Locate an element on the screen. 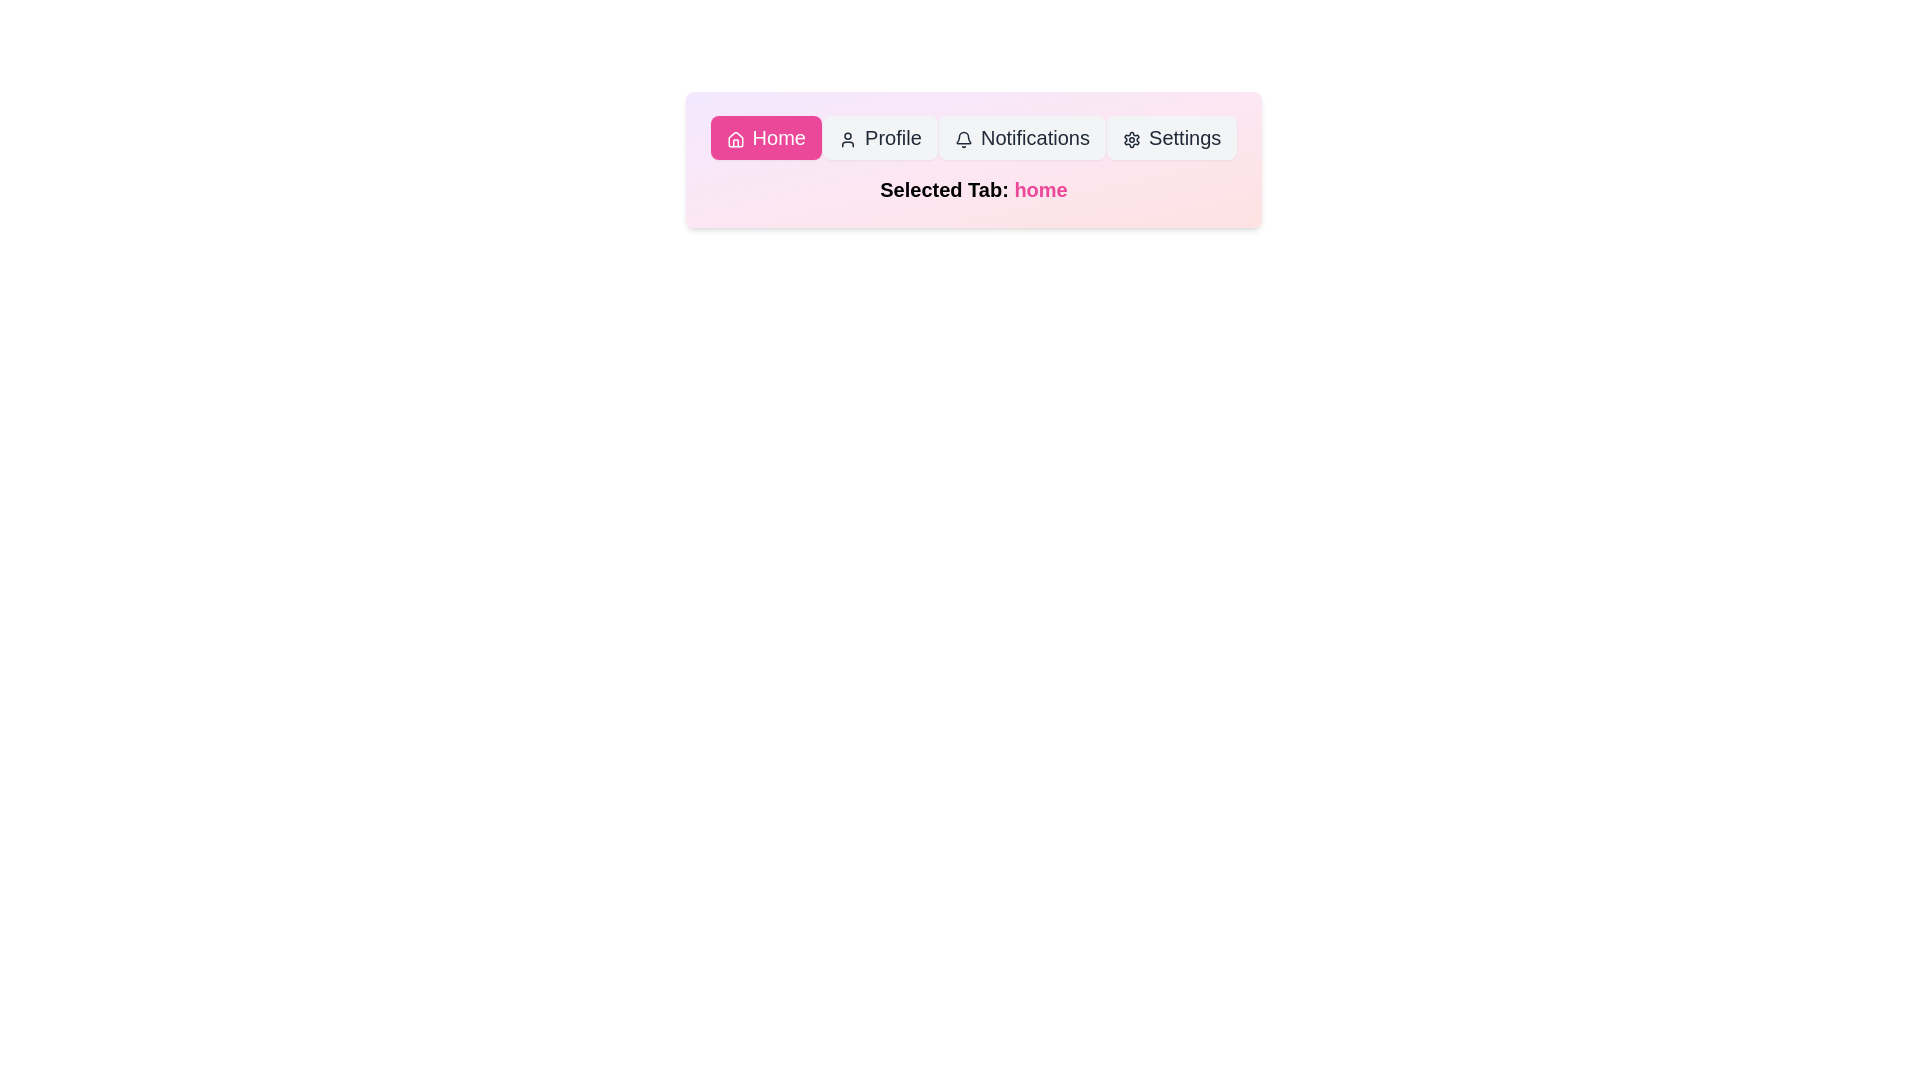  the user silhouette icon located within the 'Profile' button on the navigation menu, which is positioned to the left of the text 'Profile' is located at coordinates (848, 138).